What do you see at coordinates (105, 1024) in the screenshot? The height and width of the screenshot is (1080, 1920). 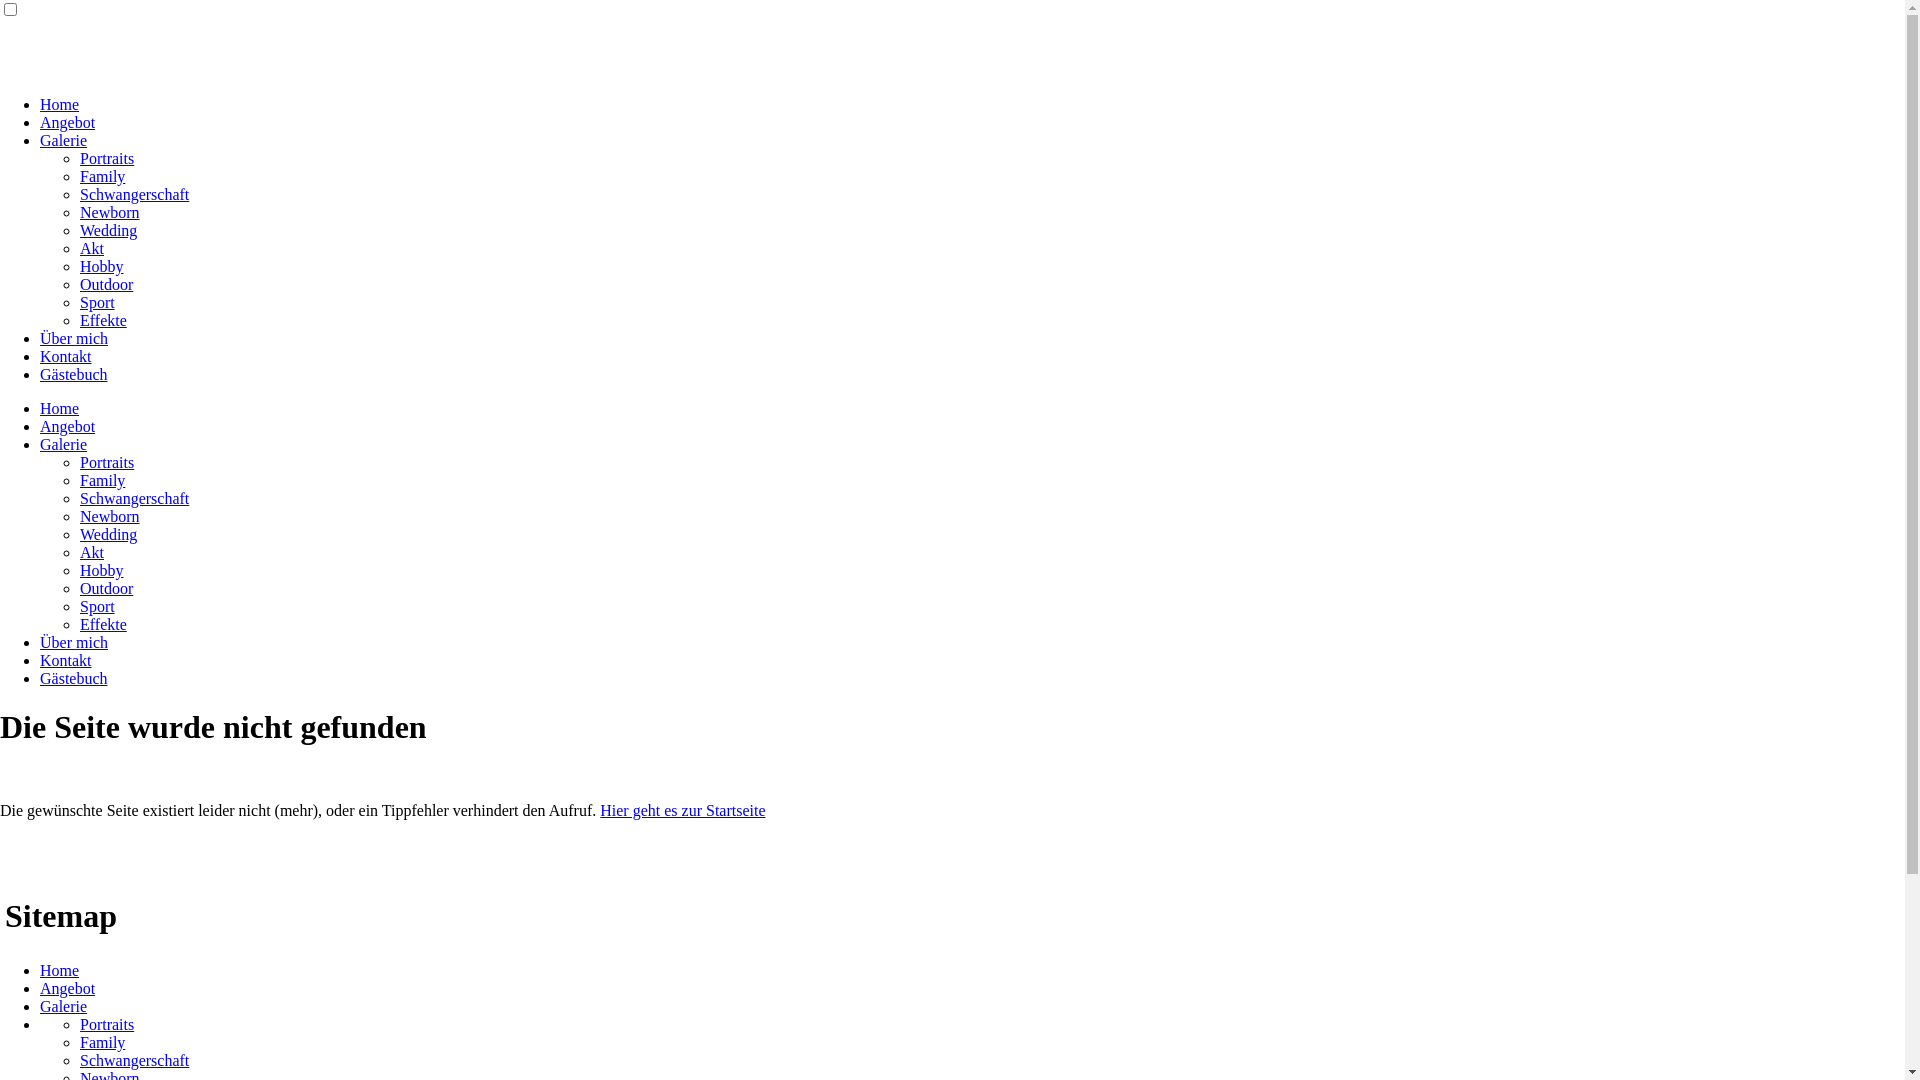 I see `'Portraits'` at bounding box center [105, 1024].